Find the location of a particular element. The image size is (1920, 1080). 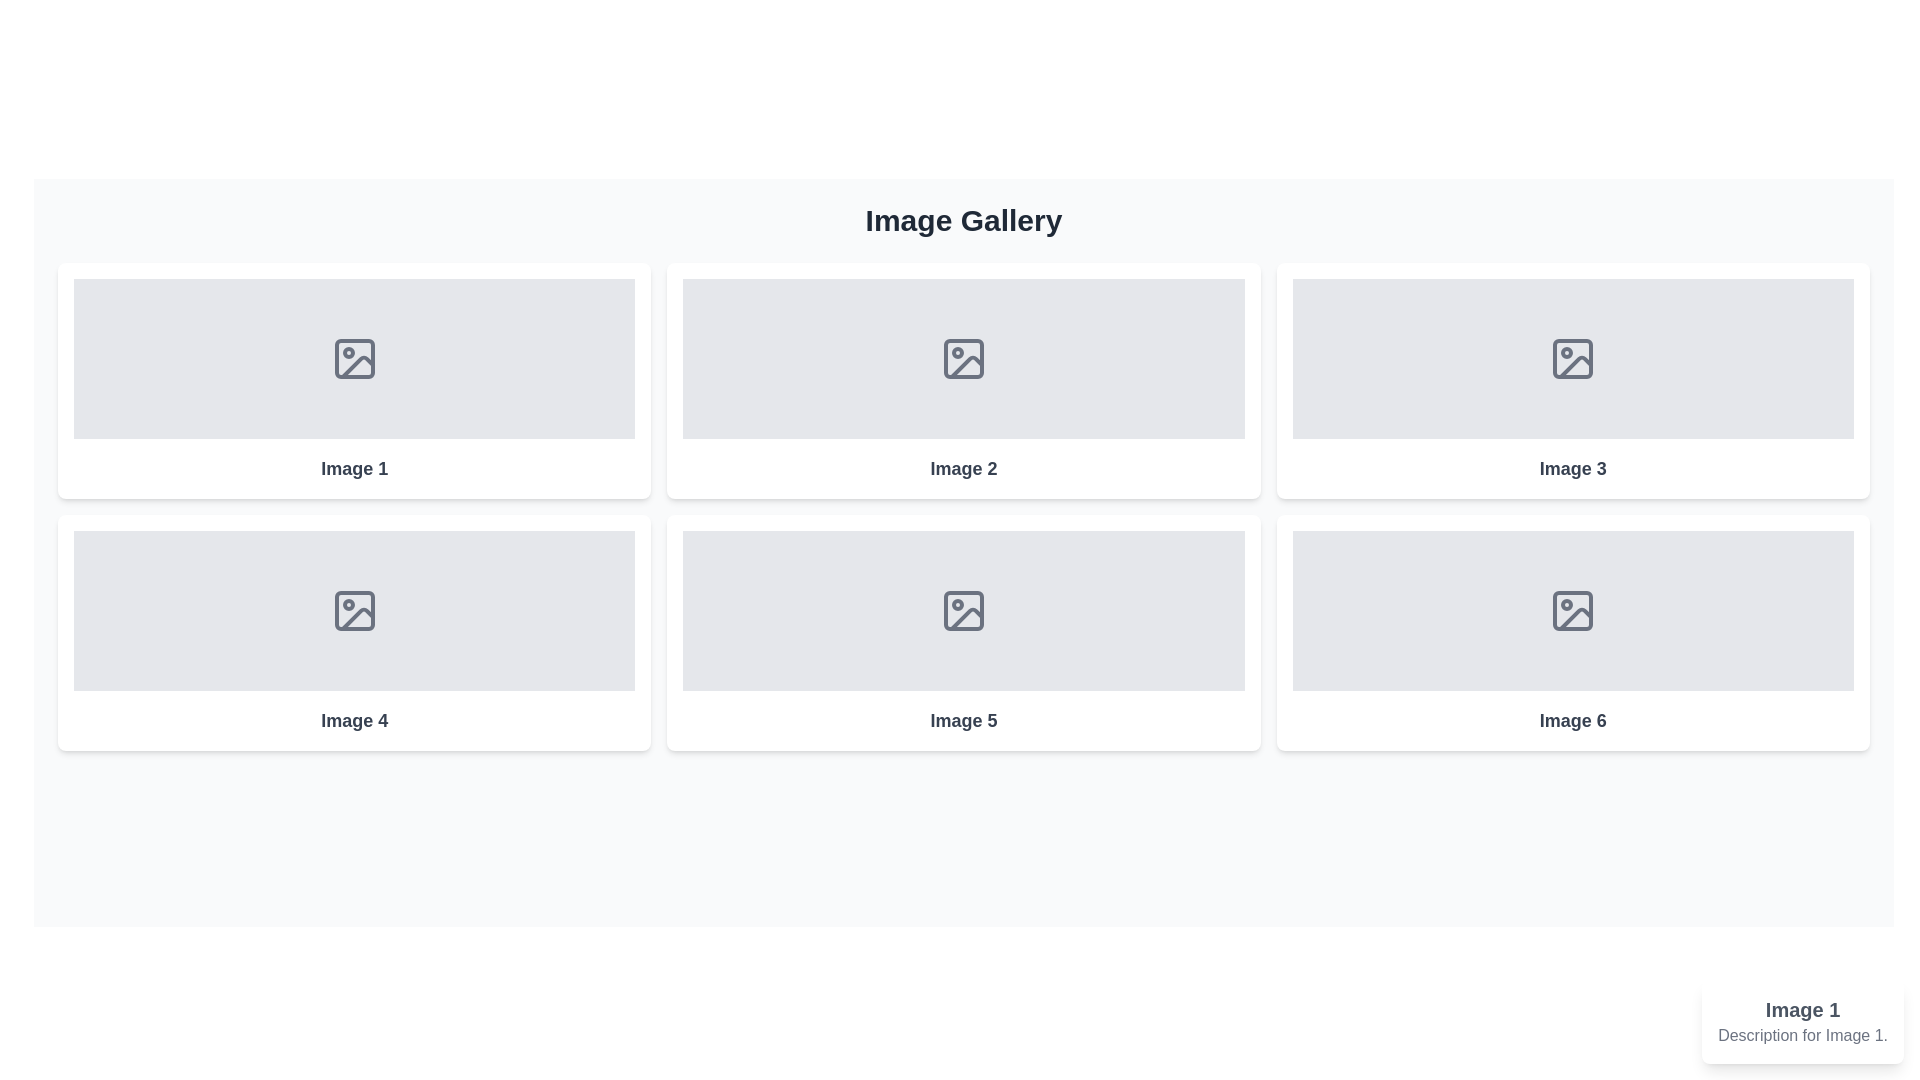

text label displaying 'Image 6' located in the sixth tile of the grid, centered below the image placeholder icon is located at coordinates (1572, 721).